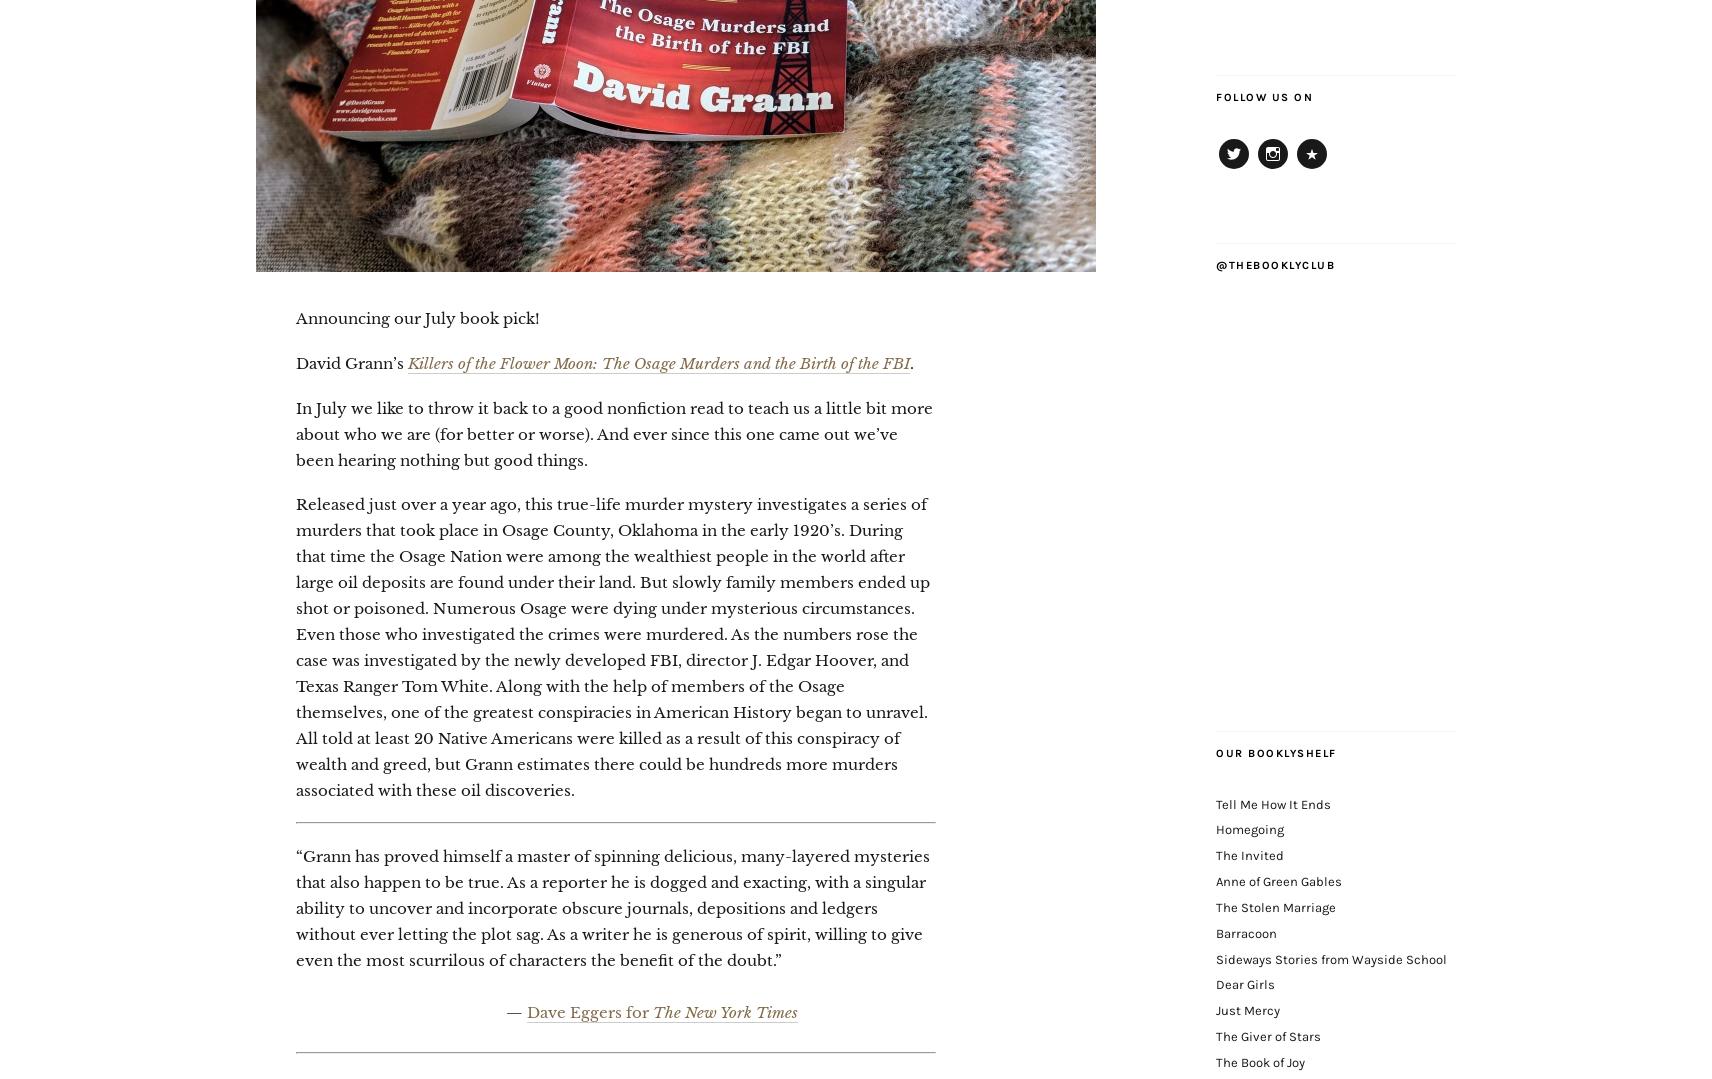 The width and height of the screenshot is (1712, 1079). Describe the element at coordinates (725, 1011) in the screenshot. I see `'The New York Times'` at that location.